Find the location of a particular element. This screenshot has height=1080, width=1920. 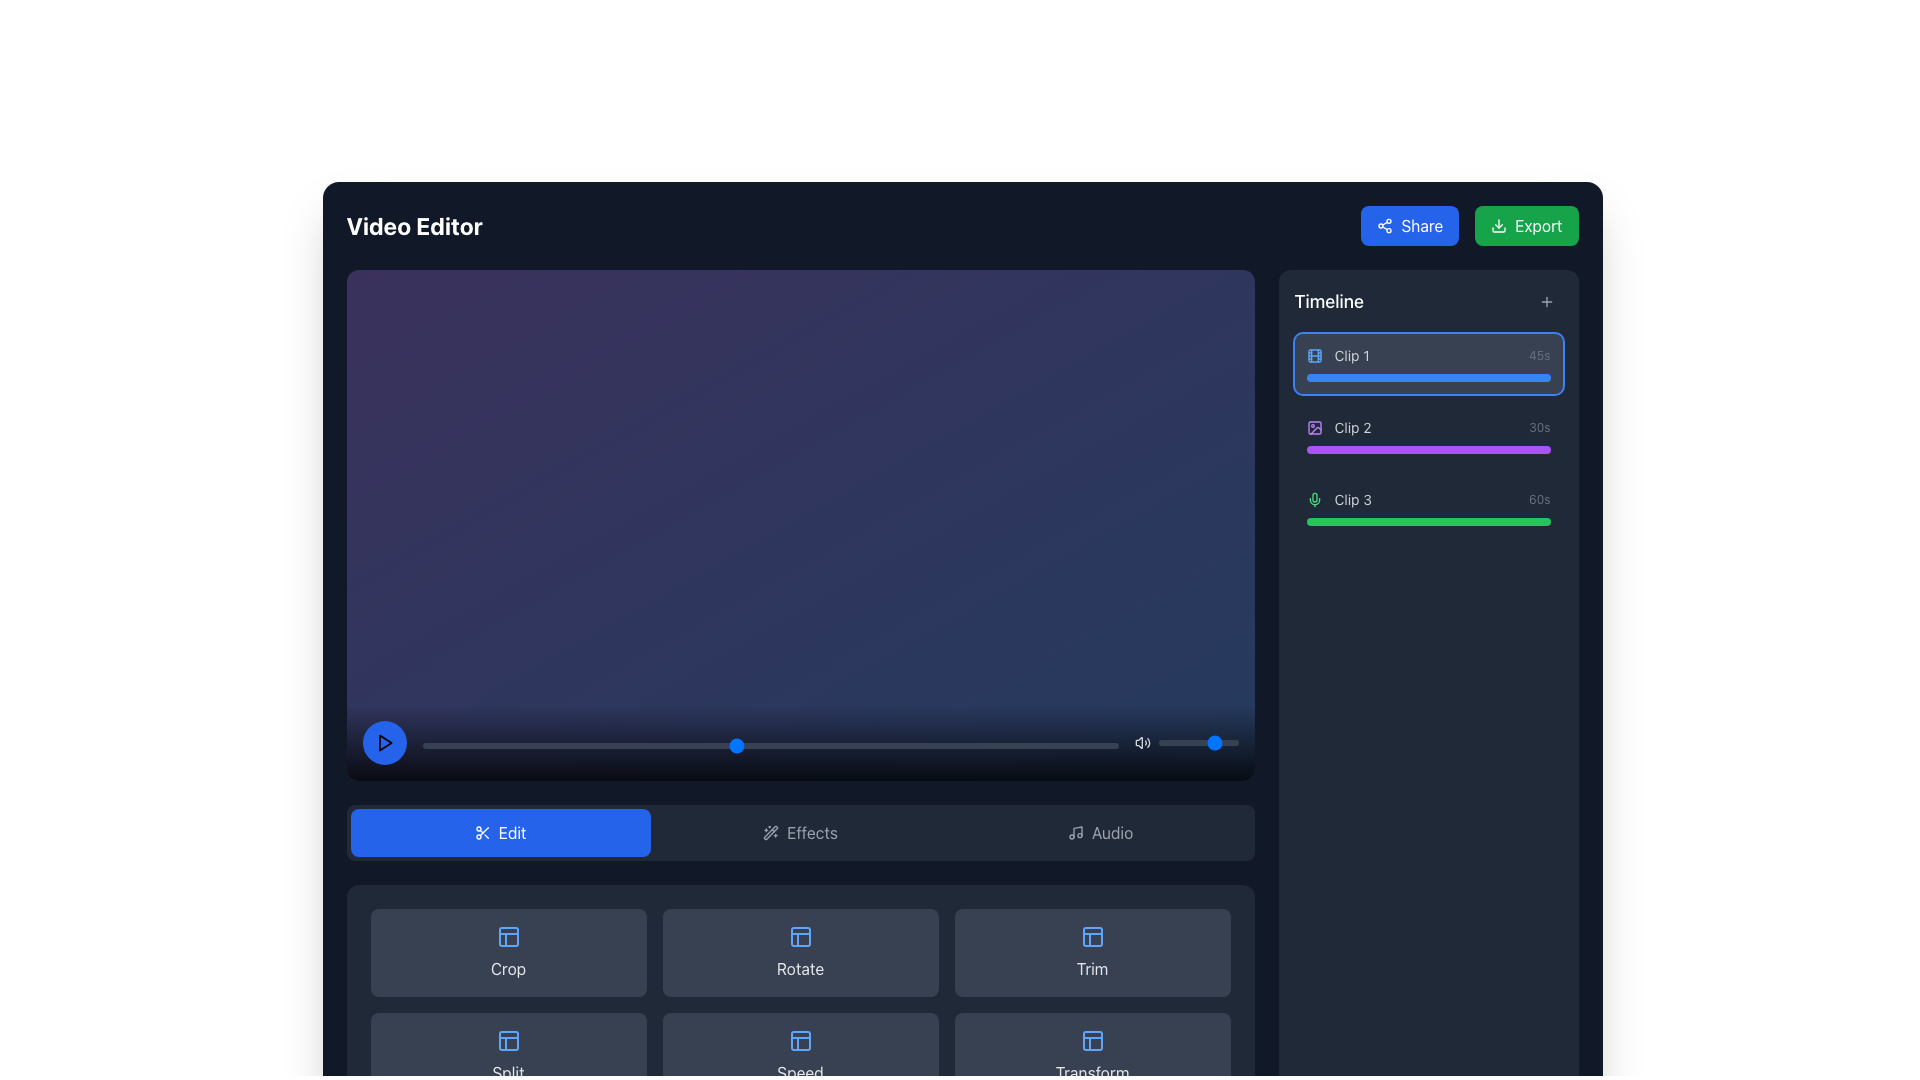

the 'Edit' button located at the leftmost position among three buttons beneath the video player panel is located at coordinates (500, 832).